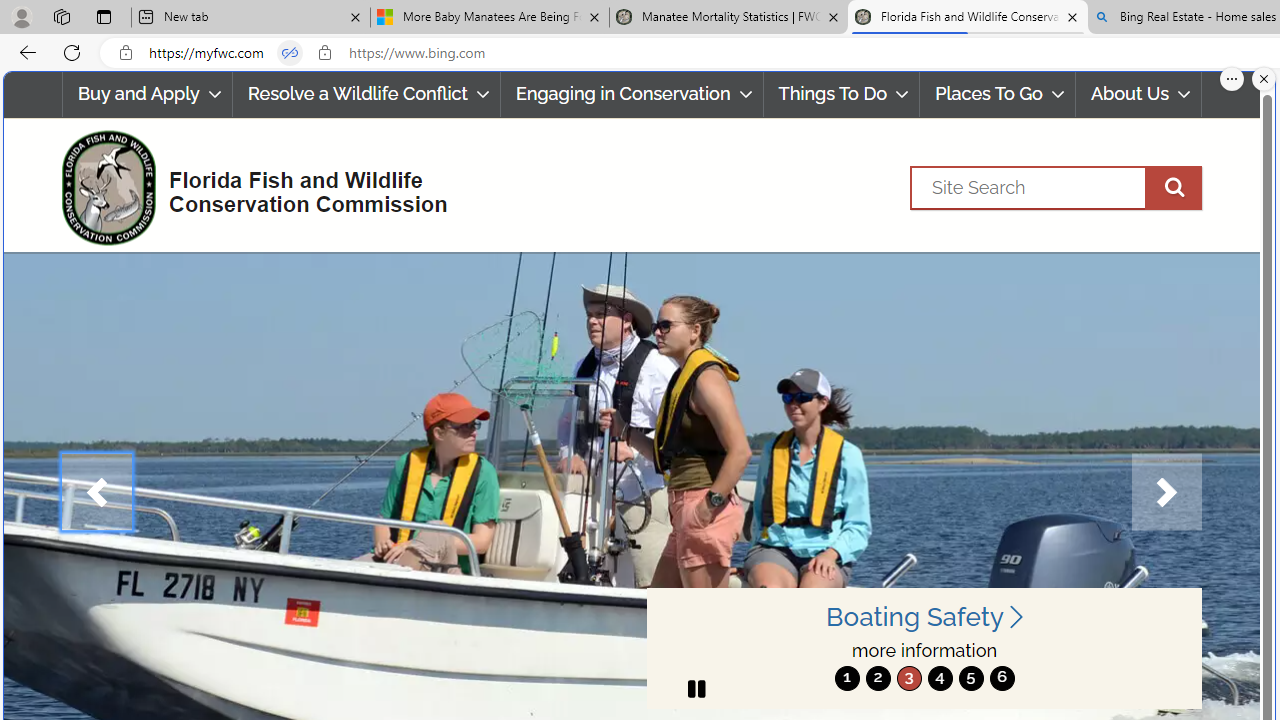 The image size is (1280, 720). What do you see at coordinates (245, 185) in the screenshot?
I see `'FWC Logo Florida Fish and Wildlife Conservation Commission'` at bounding box center [245, 185].